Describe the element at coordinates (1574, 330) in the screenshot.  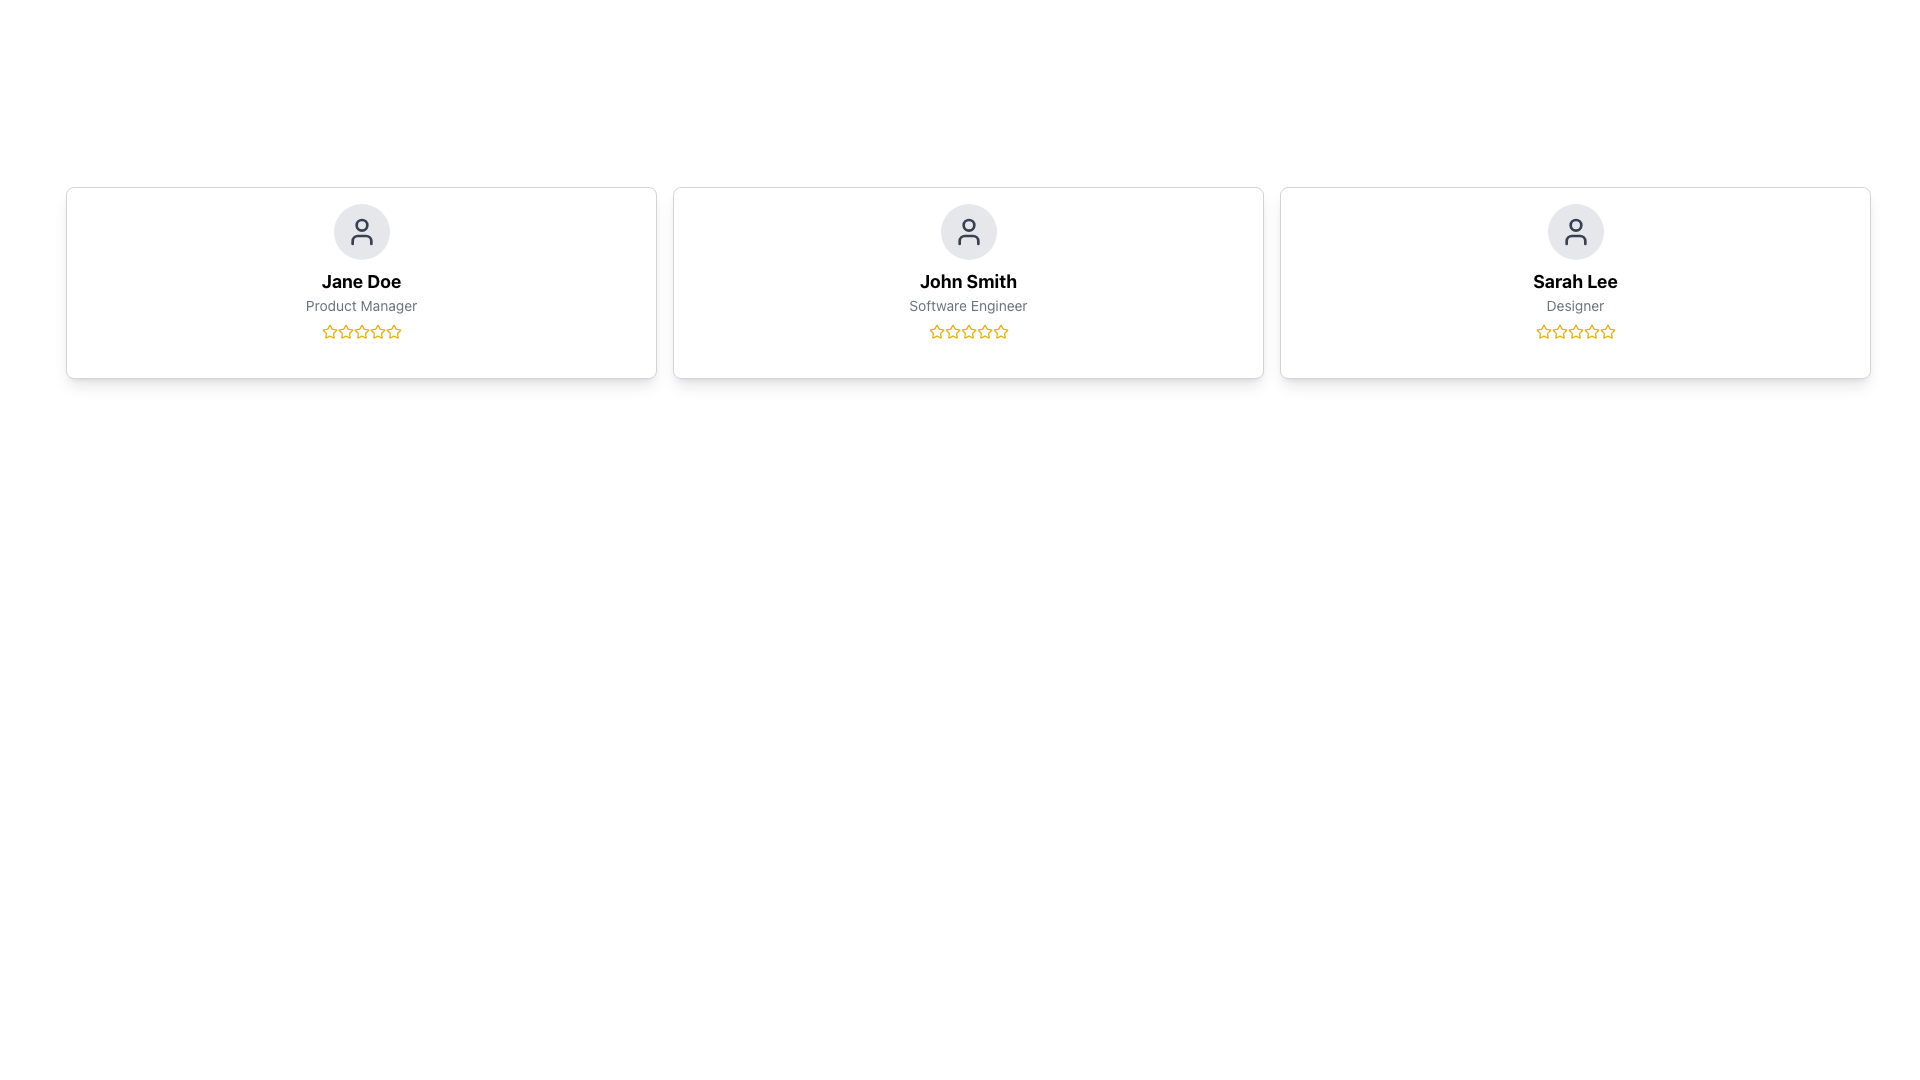
I see `the third star in the 5-star rating system on Sarah Lee's profile card` at that location.